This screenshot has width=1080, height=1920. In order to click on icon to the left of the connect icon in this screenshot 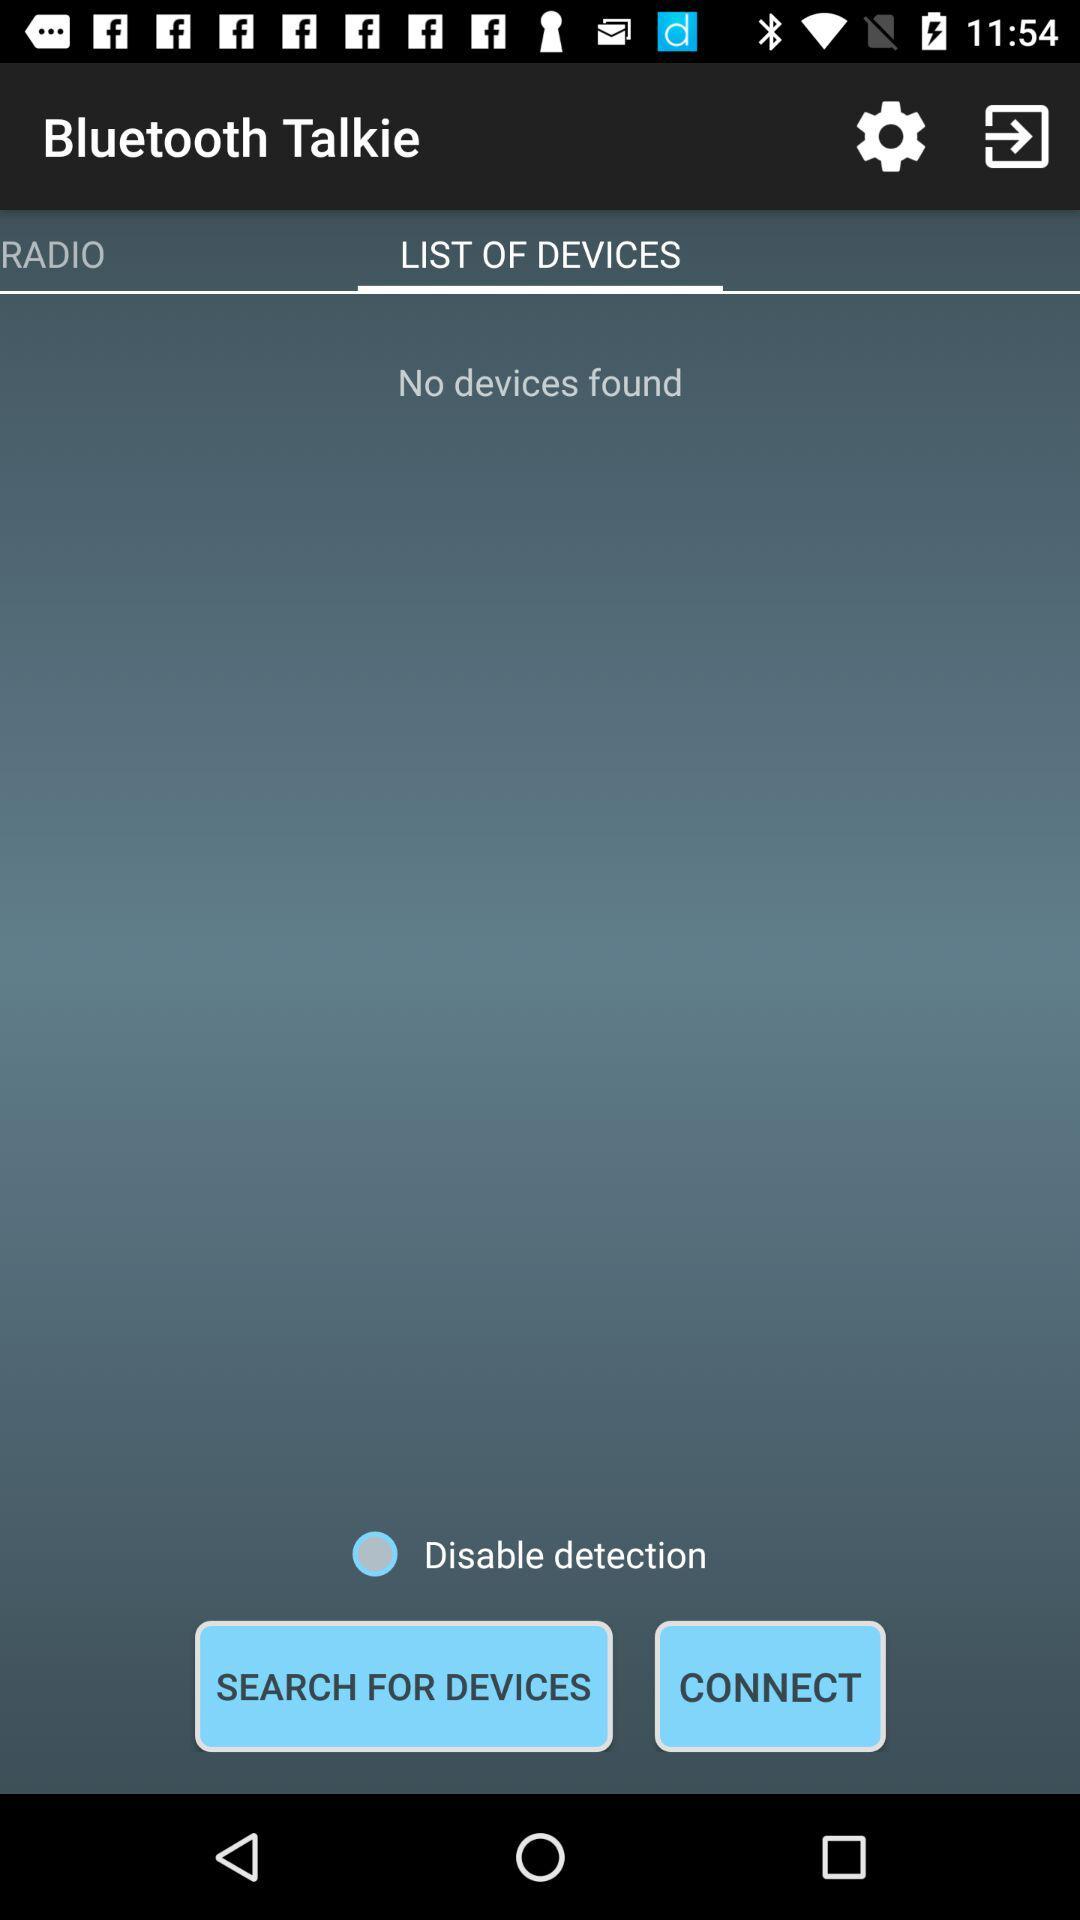, I will do `click(403, 1685)`.